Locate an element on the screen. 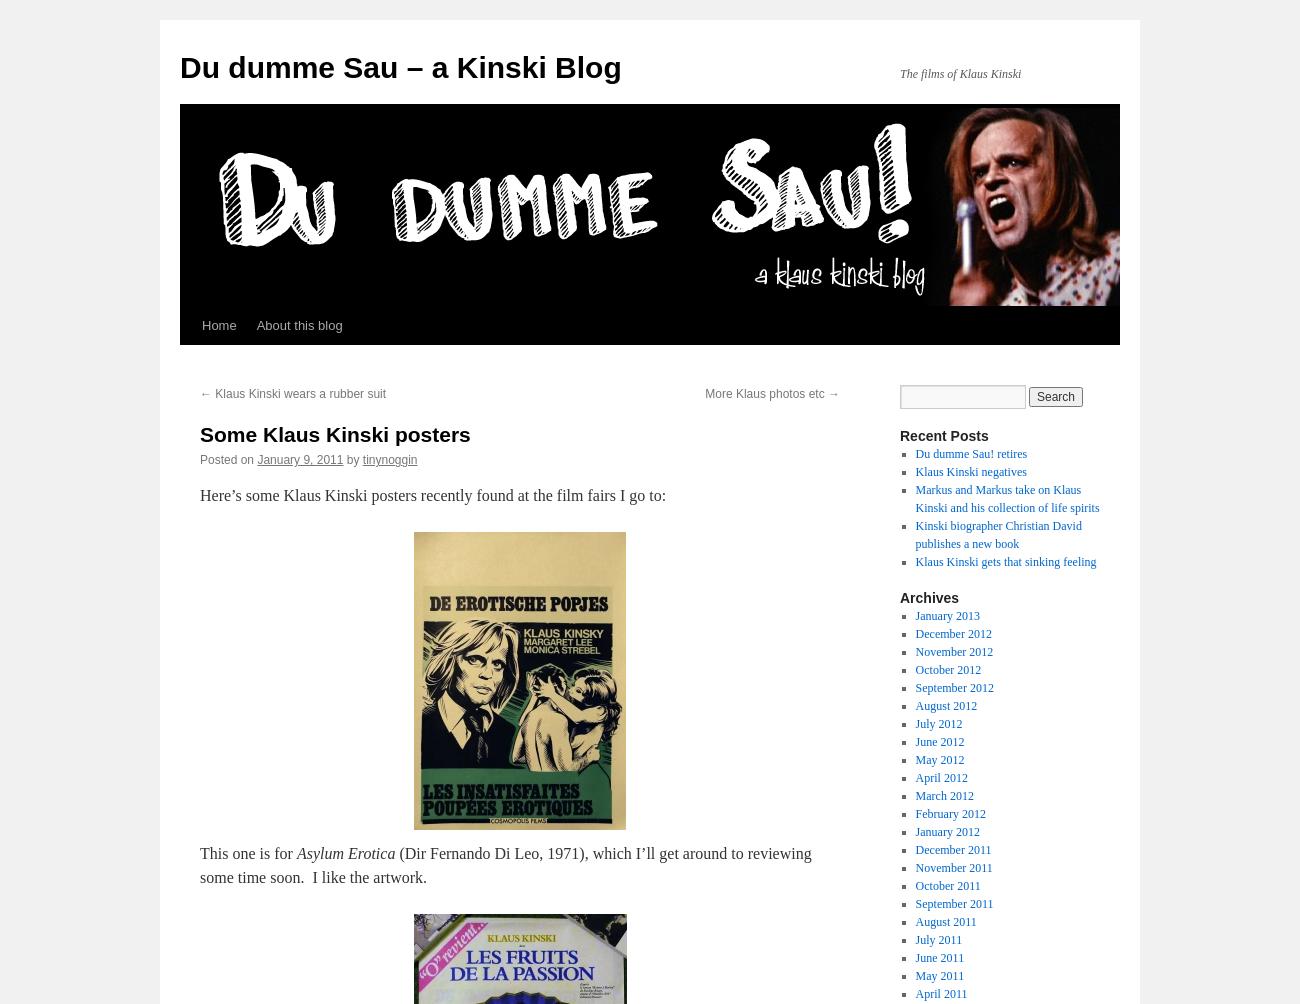 Image resolution: width=1300 pixels, height=1004 pixels. 'January 2013' is located at coordinates (947, 615).